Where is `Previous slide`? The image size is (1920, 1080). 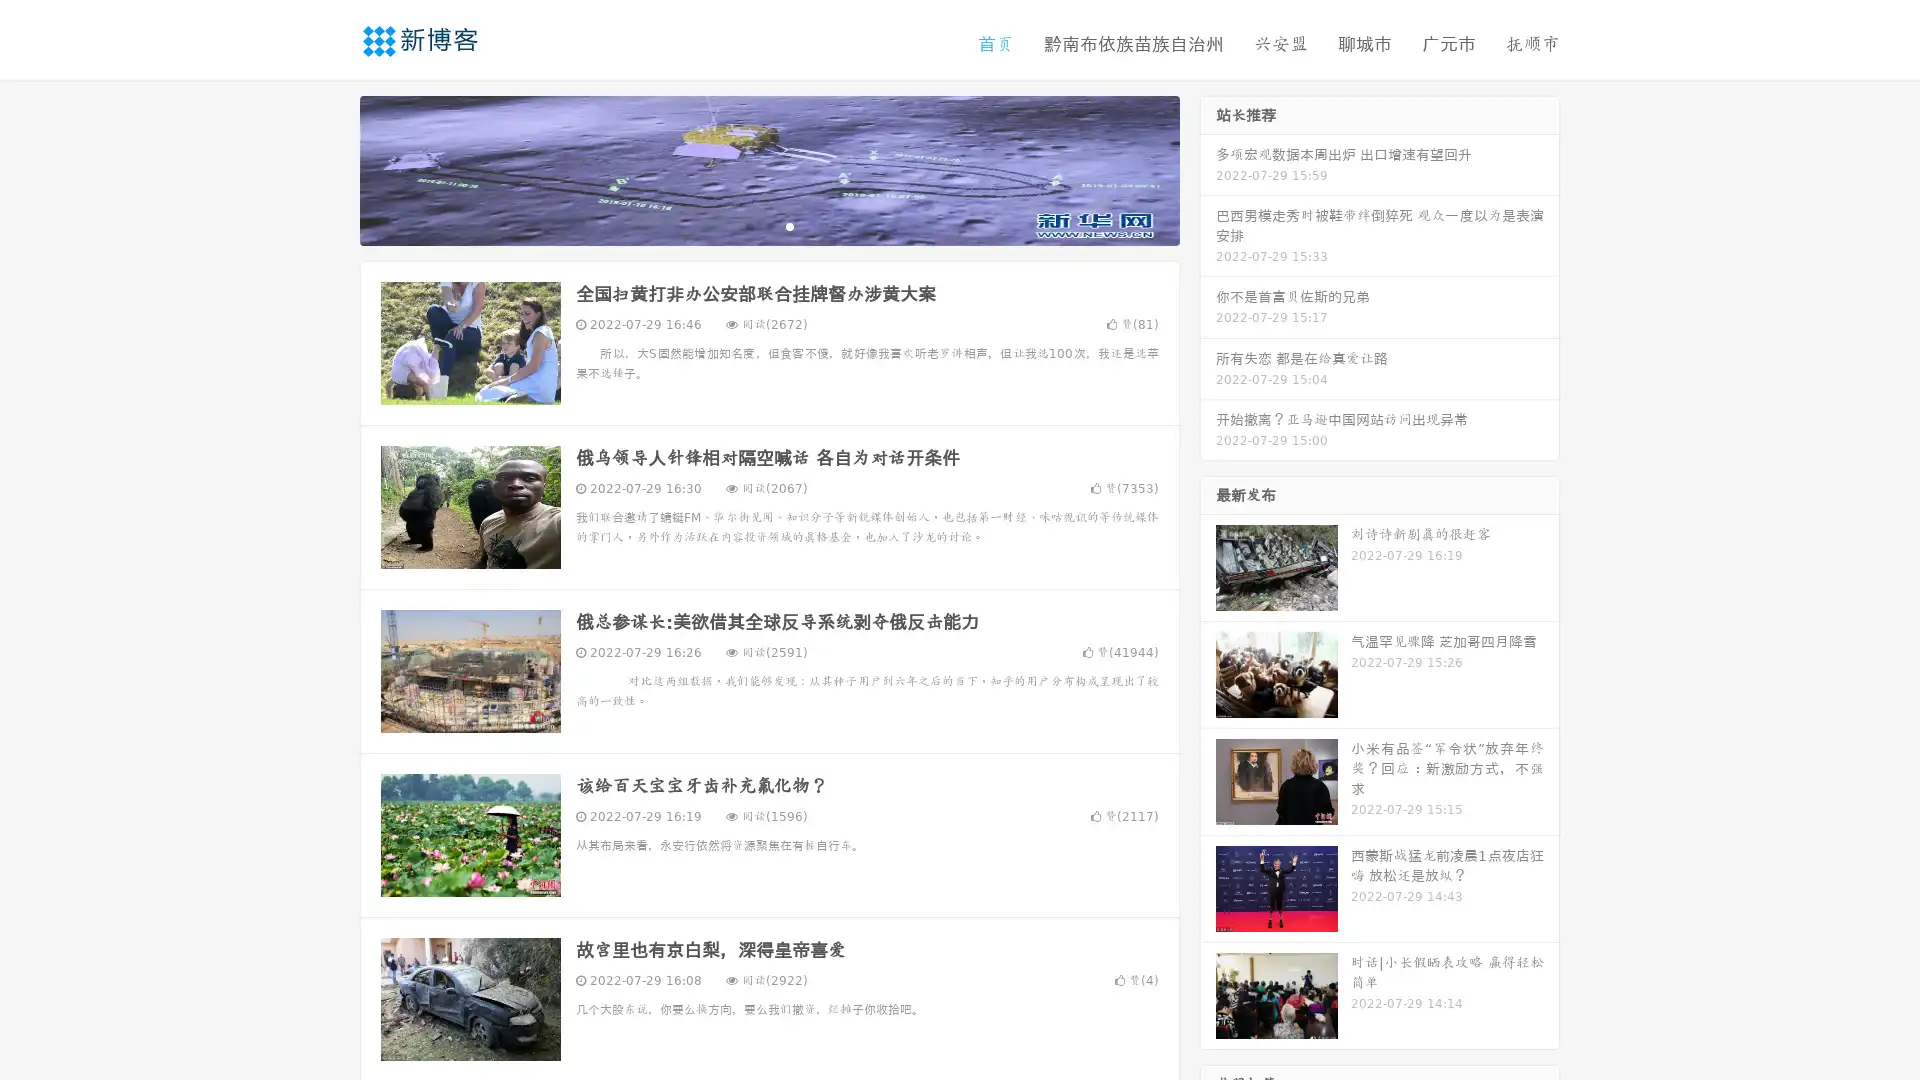 Previous slide is located at coordinates (330, 168).